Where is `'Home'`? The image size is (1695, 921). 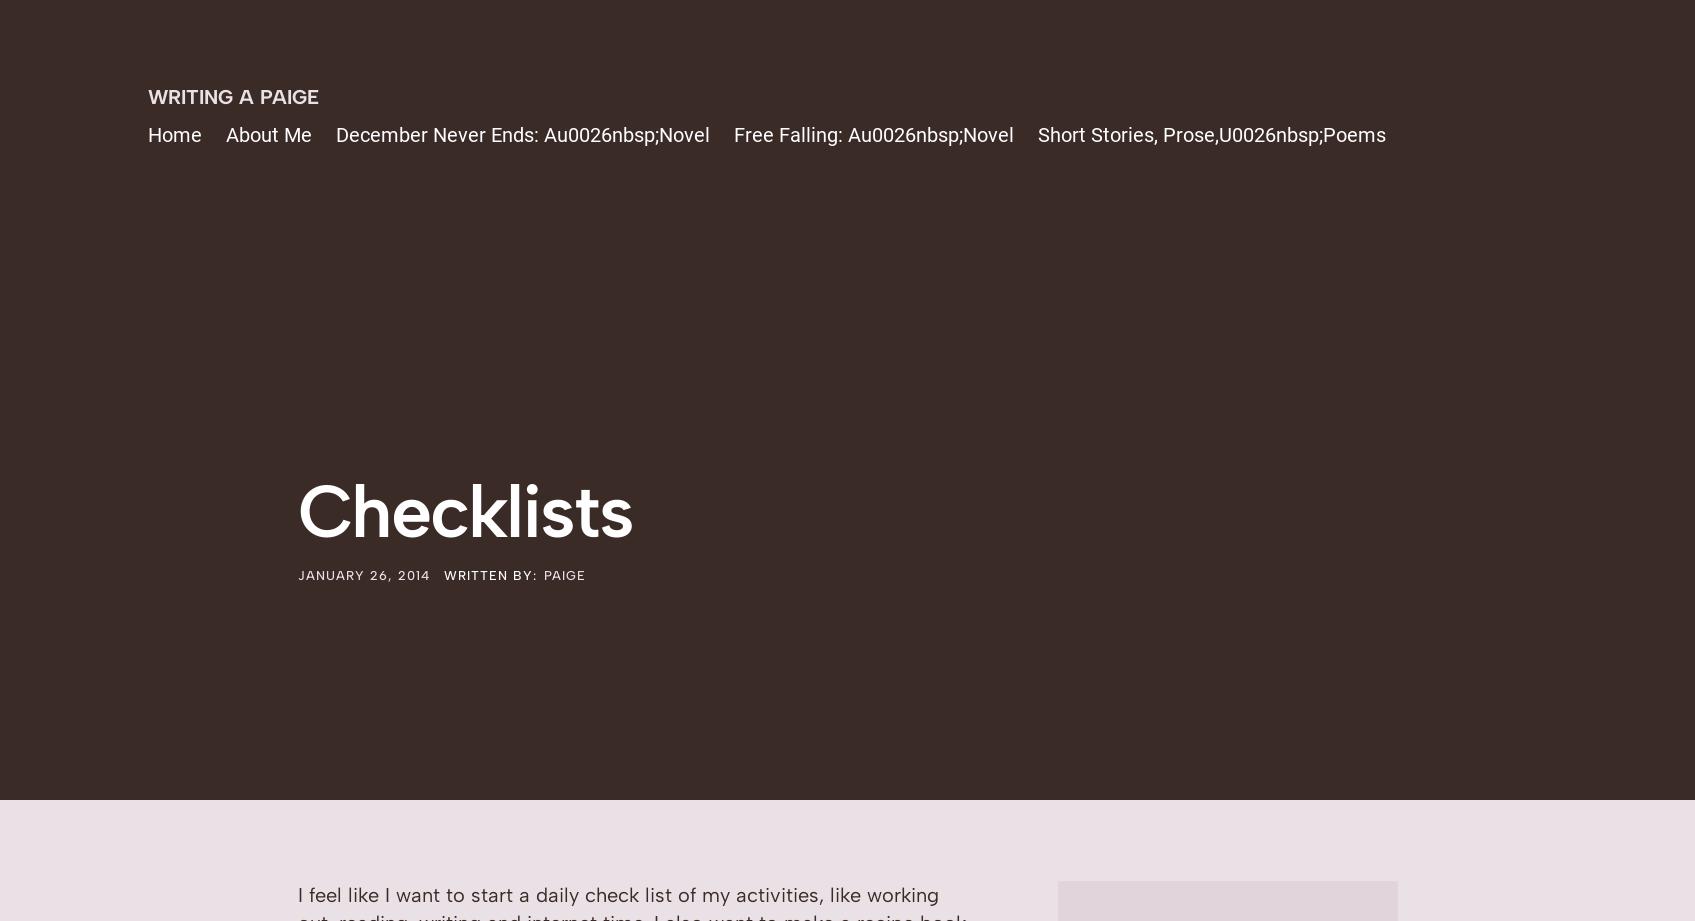
'Home' is located at coordinates (174, 135).